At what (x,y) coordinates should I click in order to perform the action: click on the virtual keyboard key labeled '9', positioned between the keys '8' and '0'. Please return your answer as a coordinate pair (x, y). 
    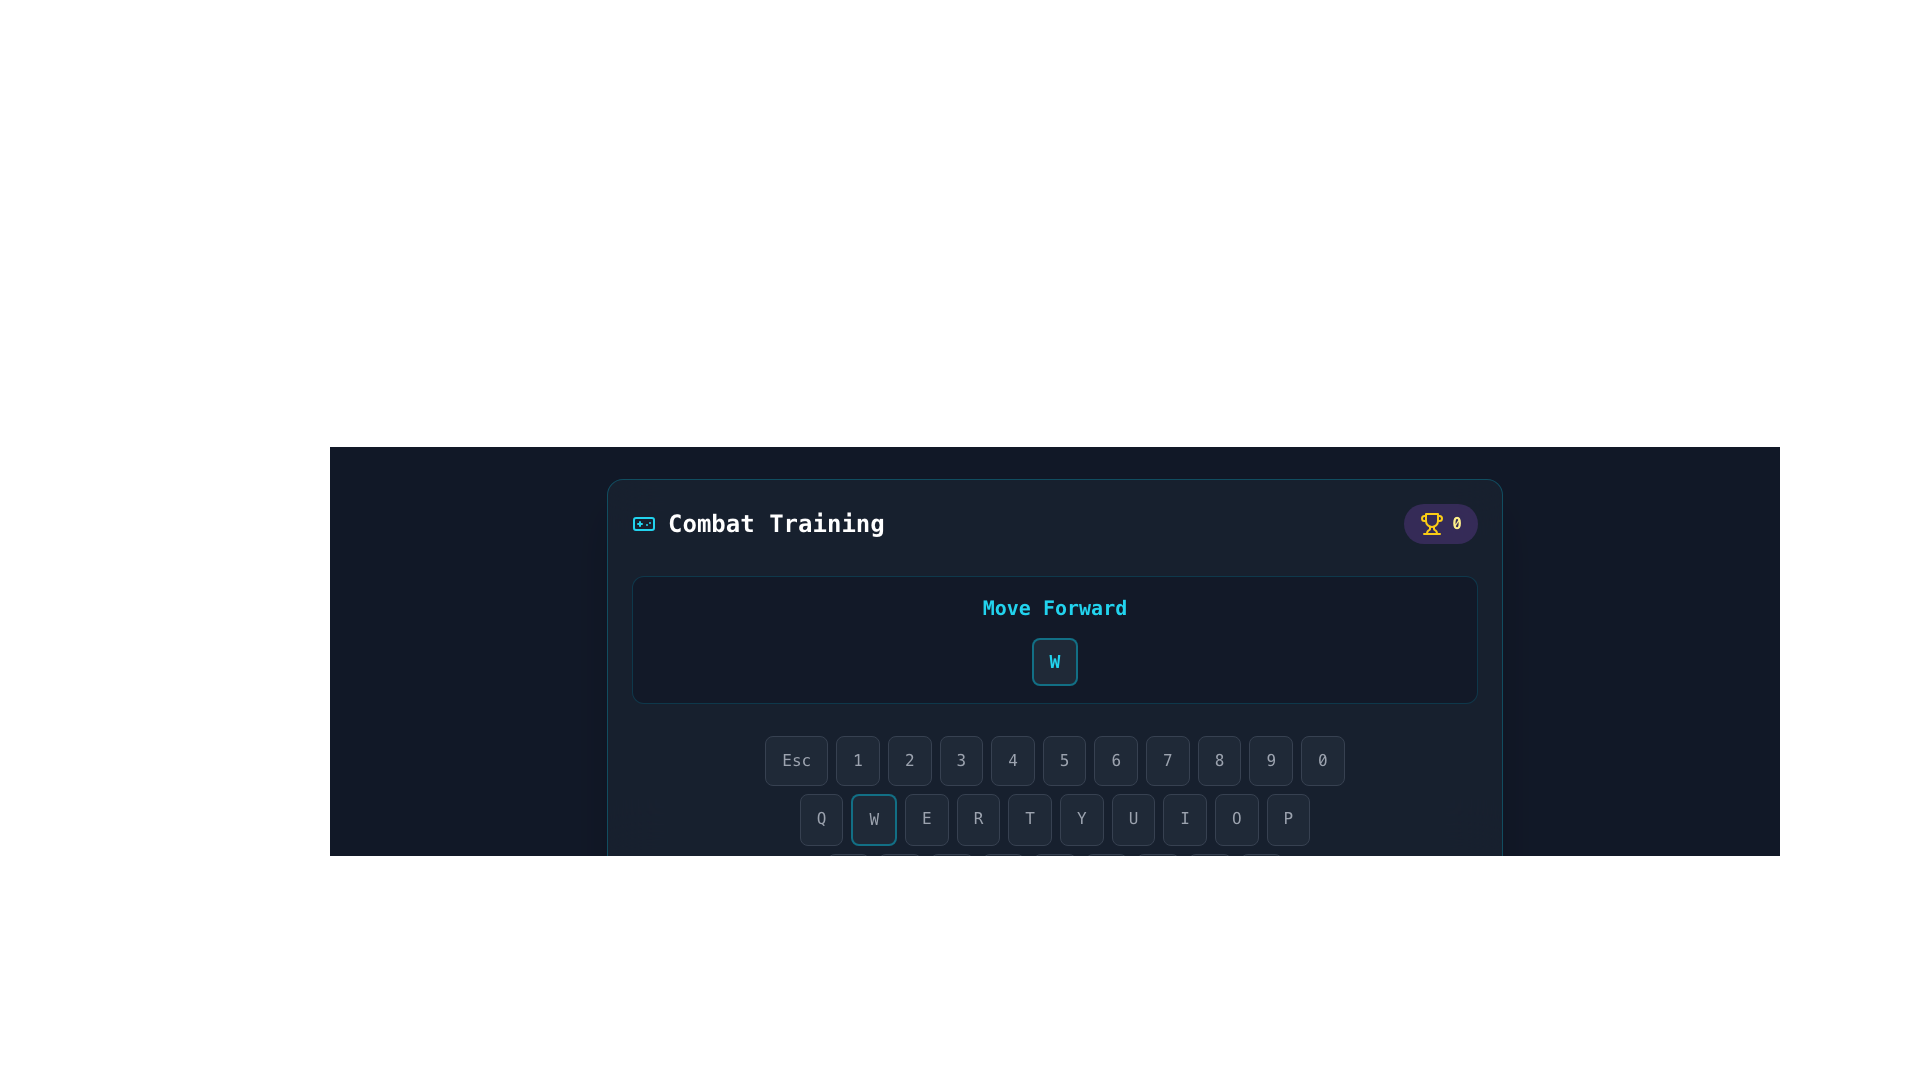
    Looking at the image, I should click on (1270, 760).